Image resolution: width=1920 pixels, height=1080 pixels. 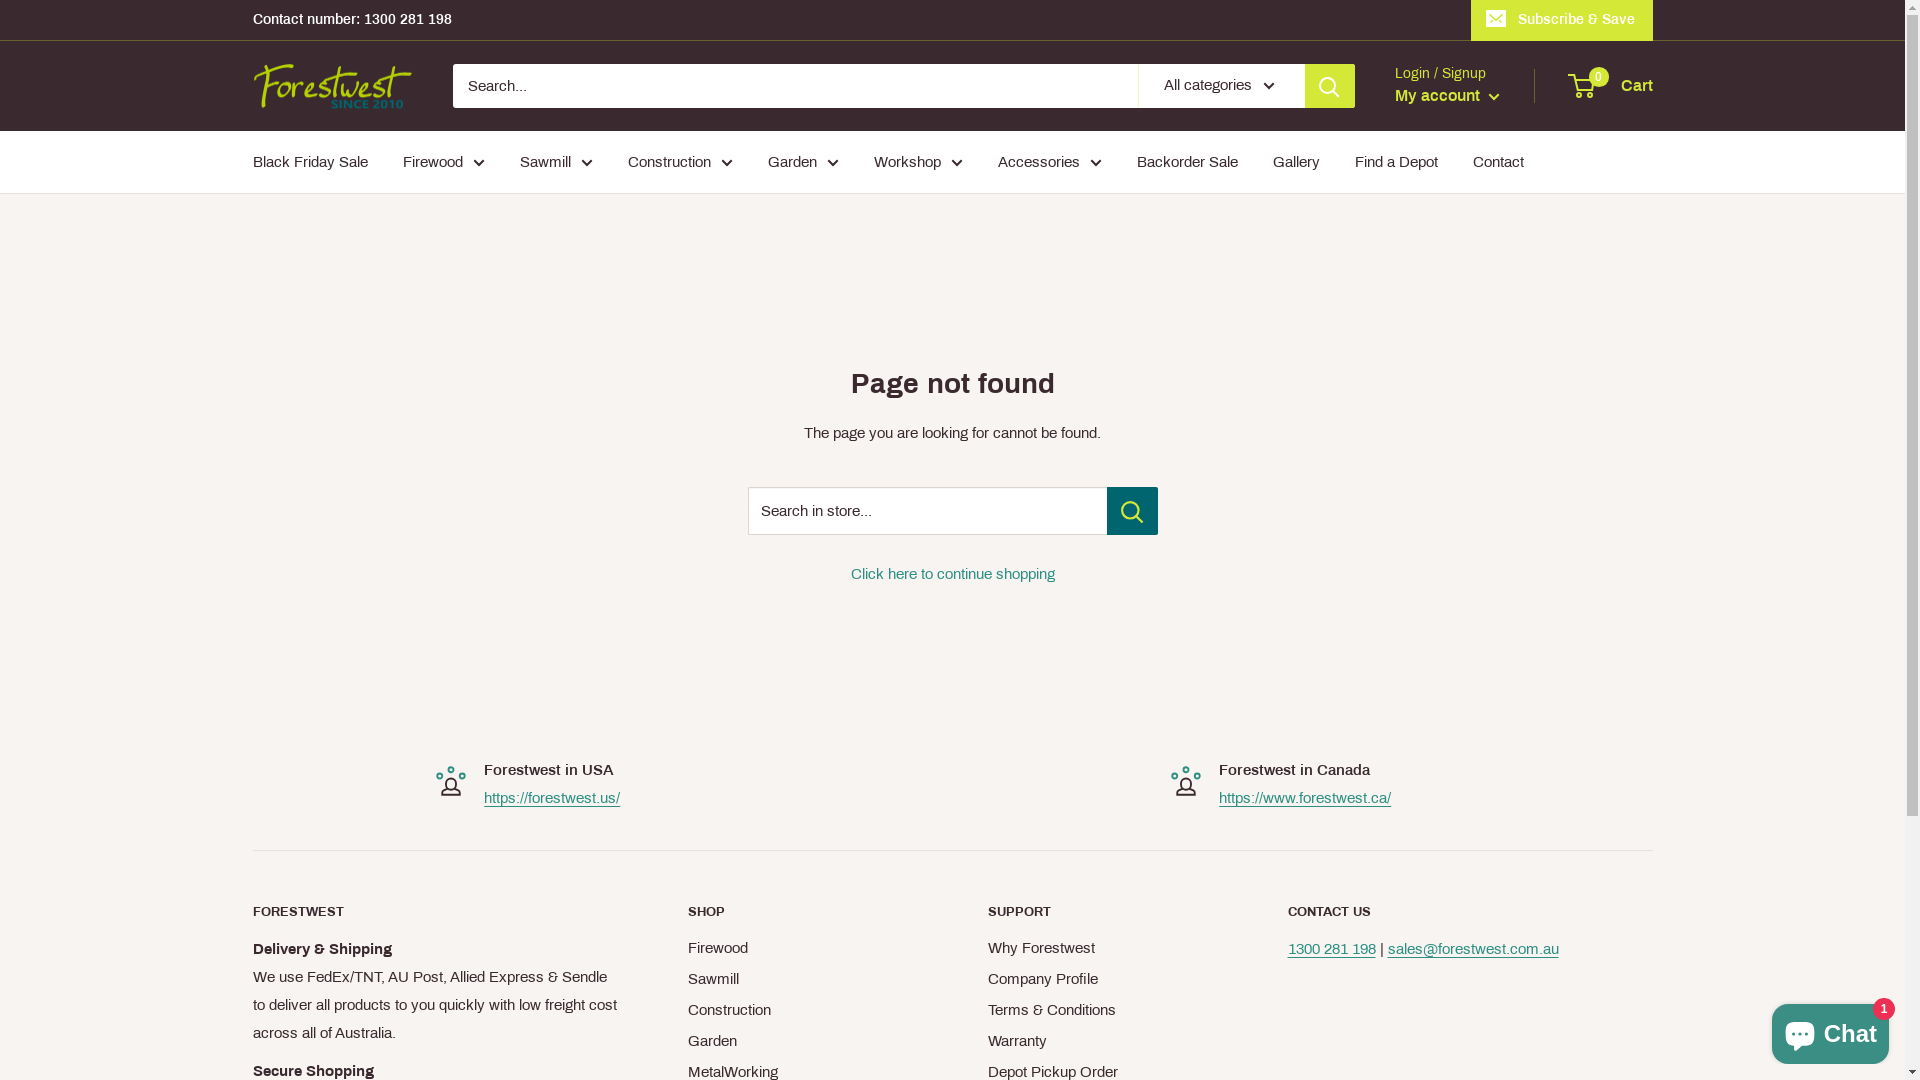 I want to click on 'sales@forestwest.com.au', so click(x=1473, y=947).